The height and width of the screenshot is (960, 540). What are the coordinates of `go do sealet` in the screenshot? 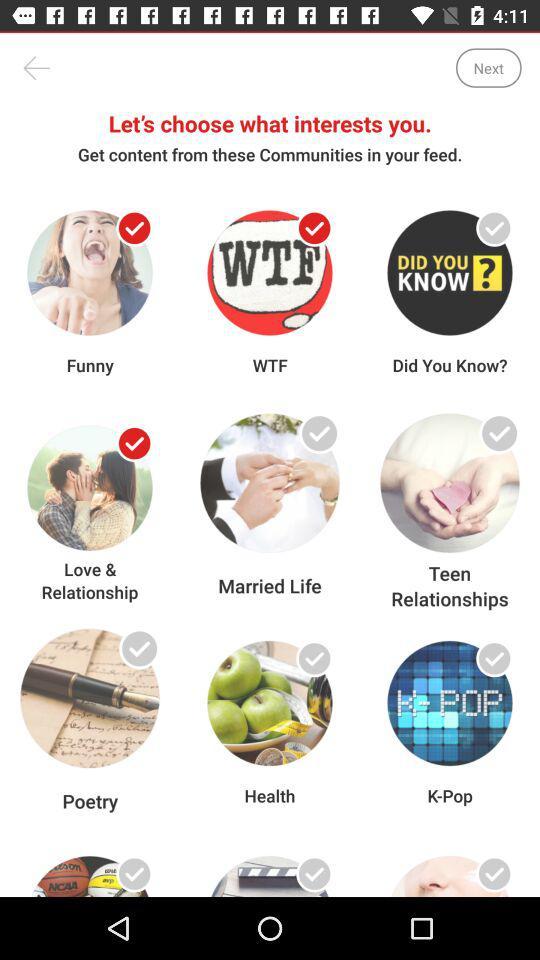 It's located at (134, 443).